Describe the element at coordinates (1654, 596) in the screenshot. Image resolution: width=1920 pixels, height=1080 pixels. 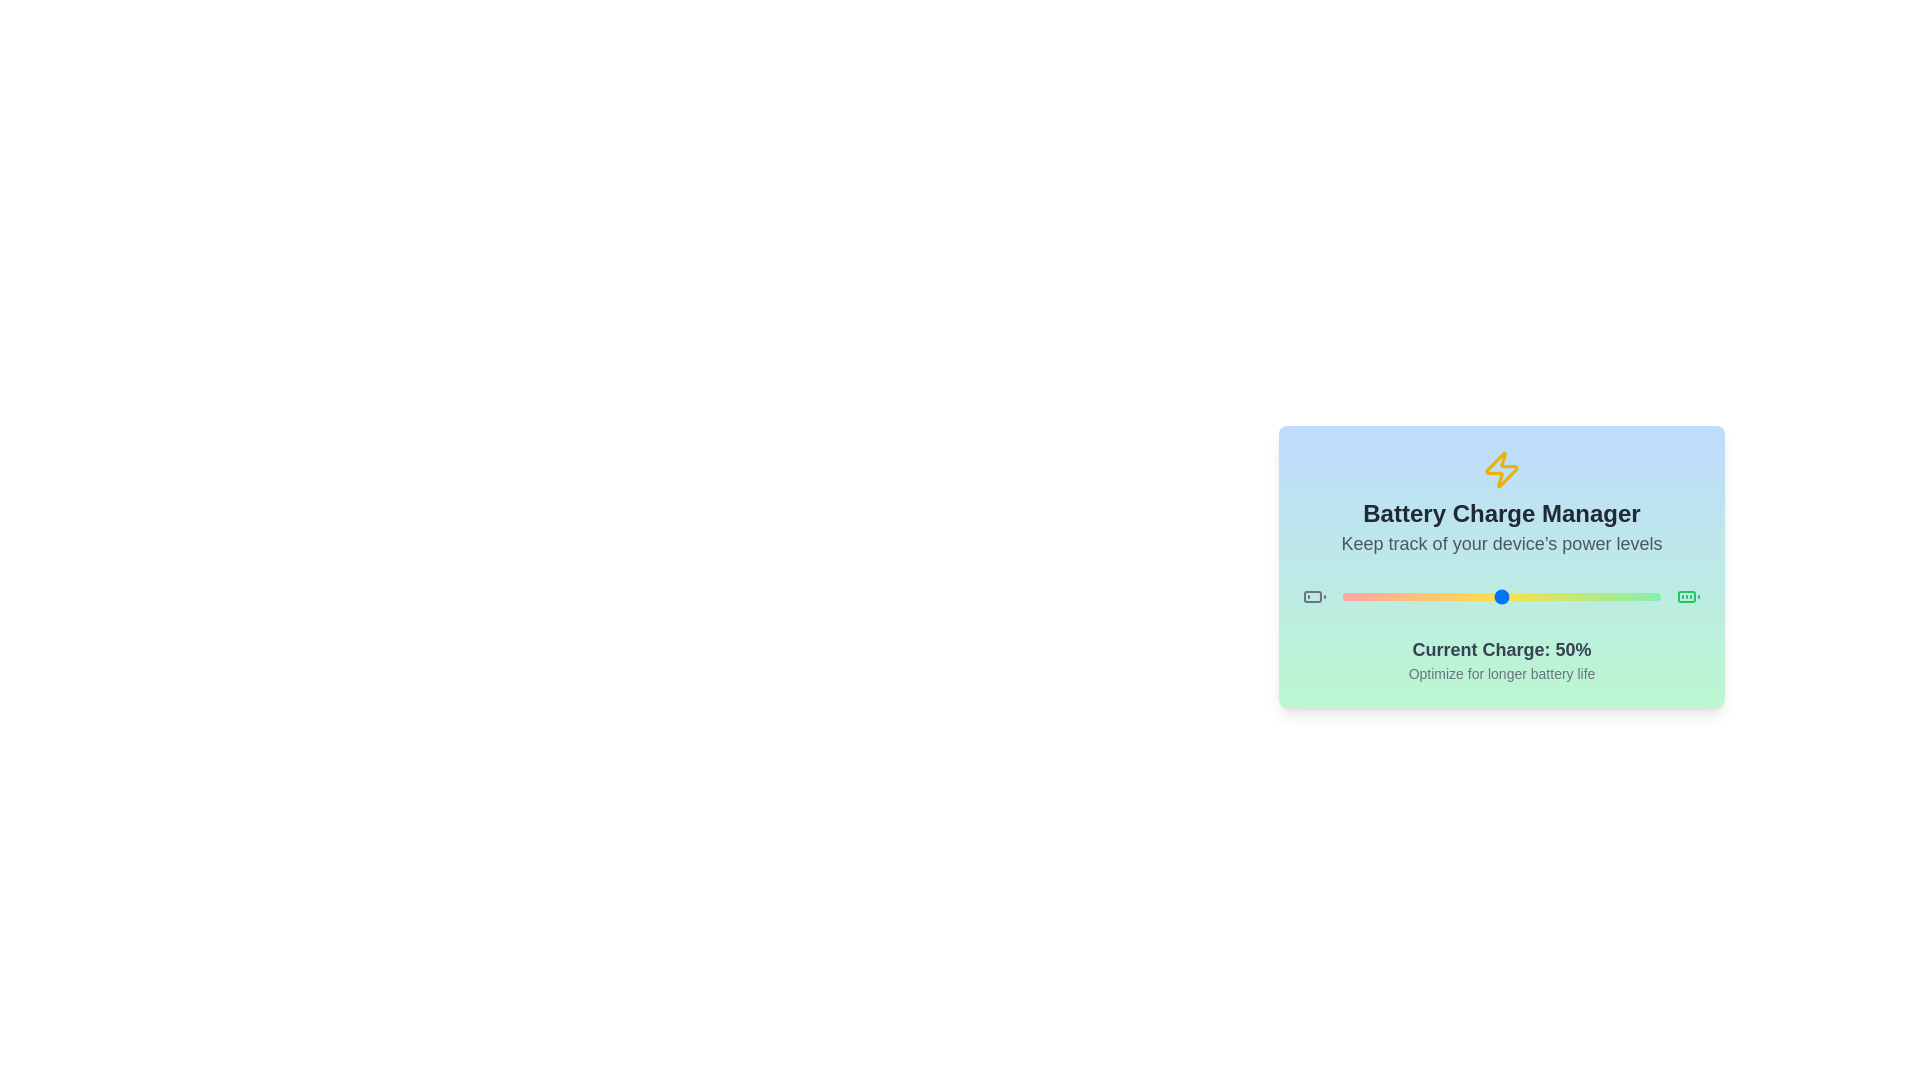
I see `the battery charge level to 98% using the slider` at that location.